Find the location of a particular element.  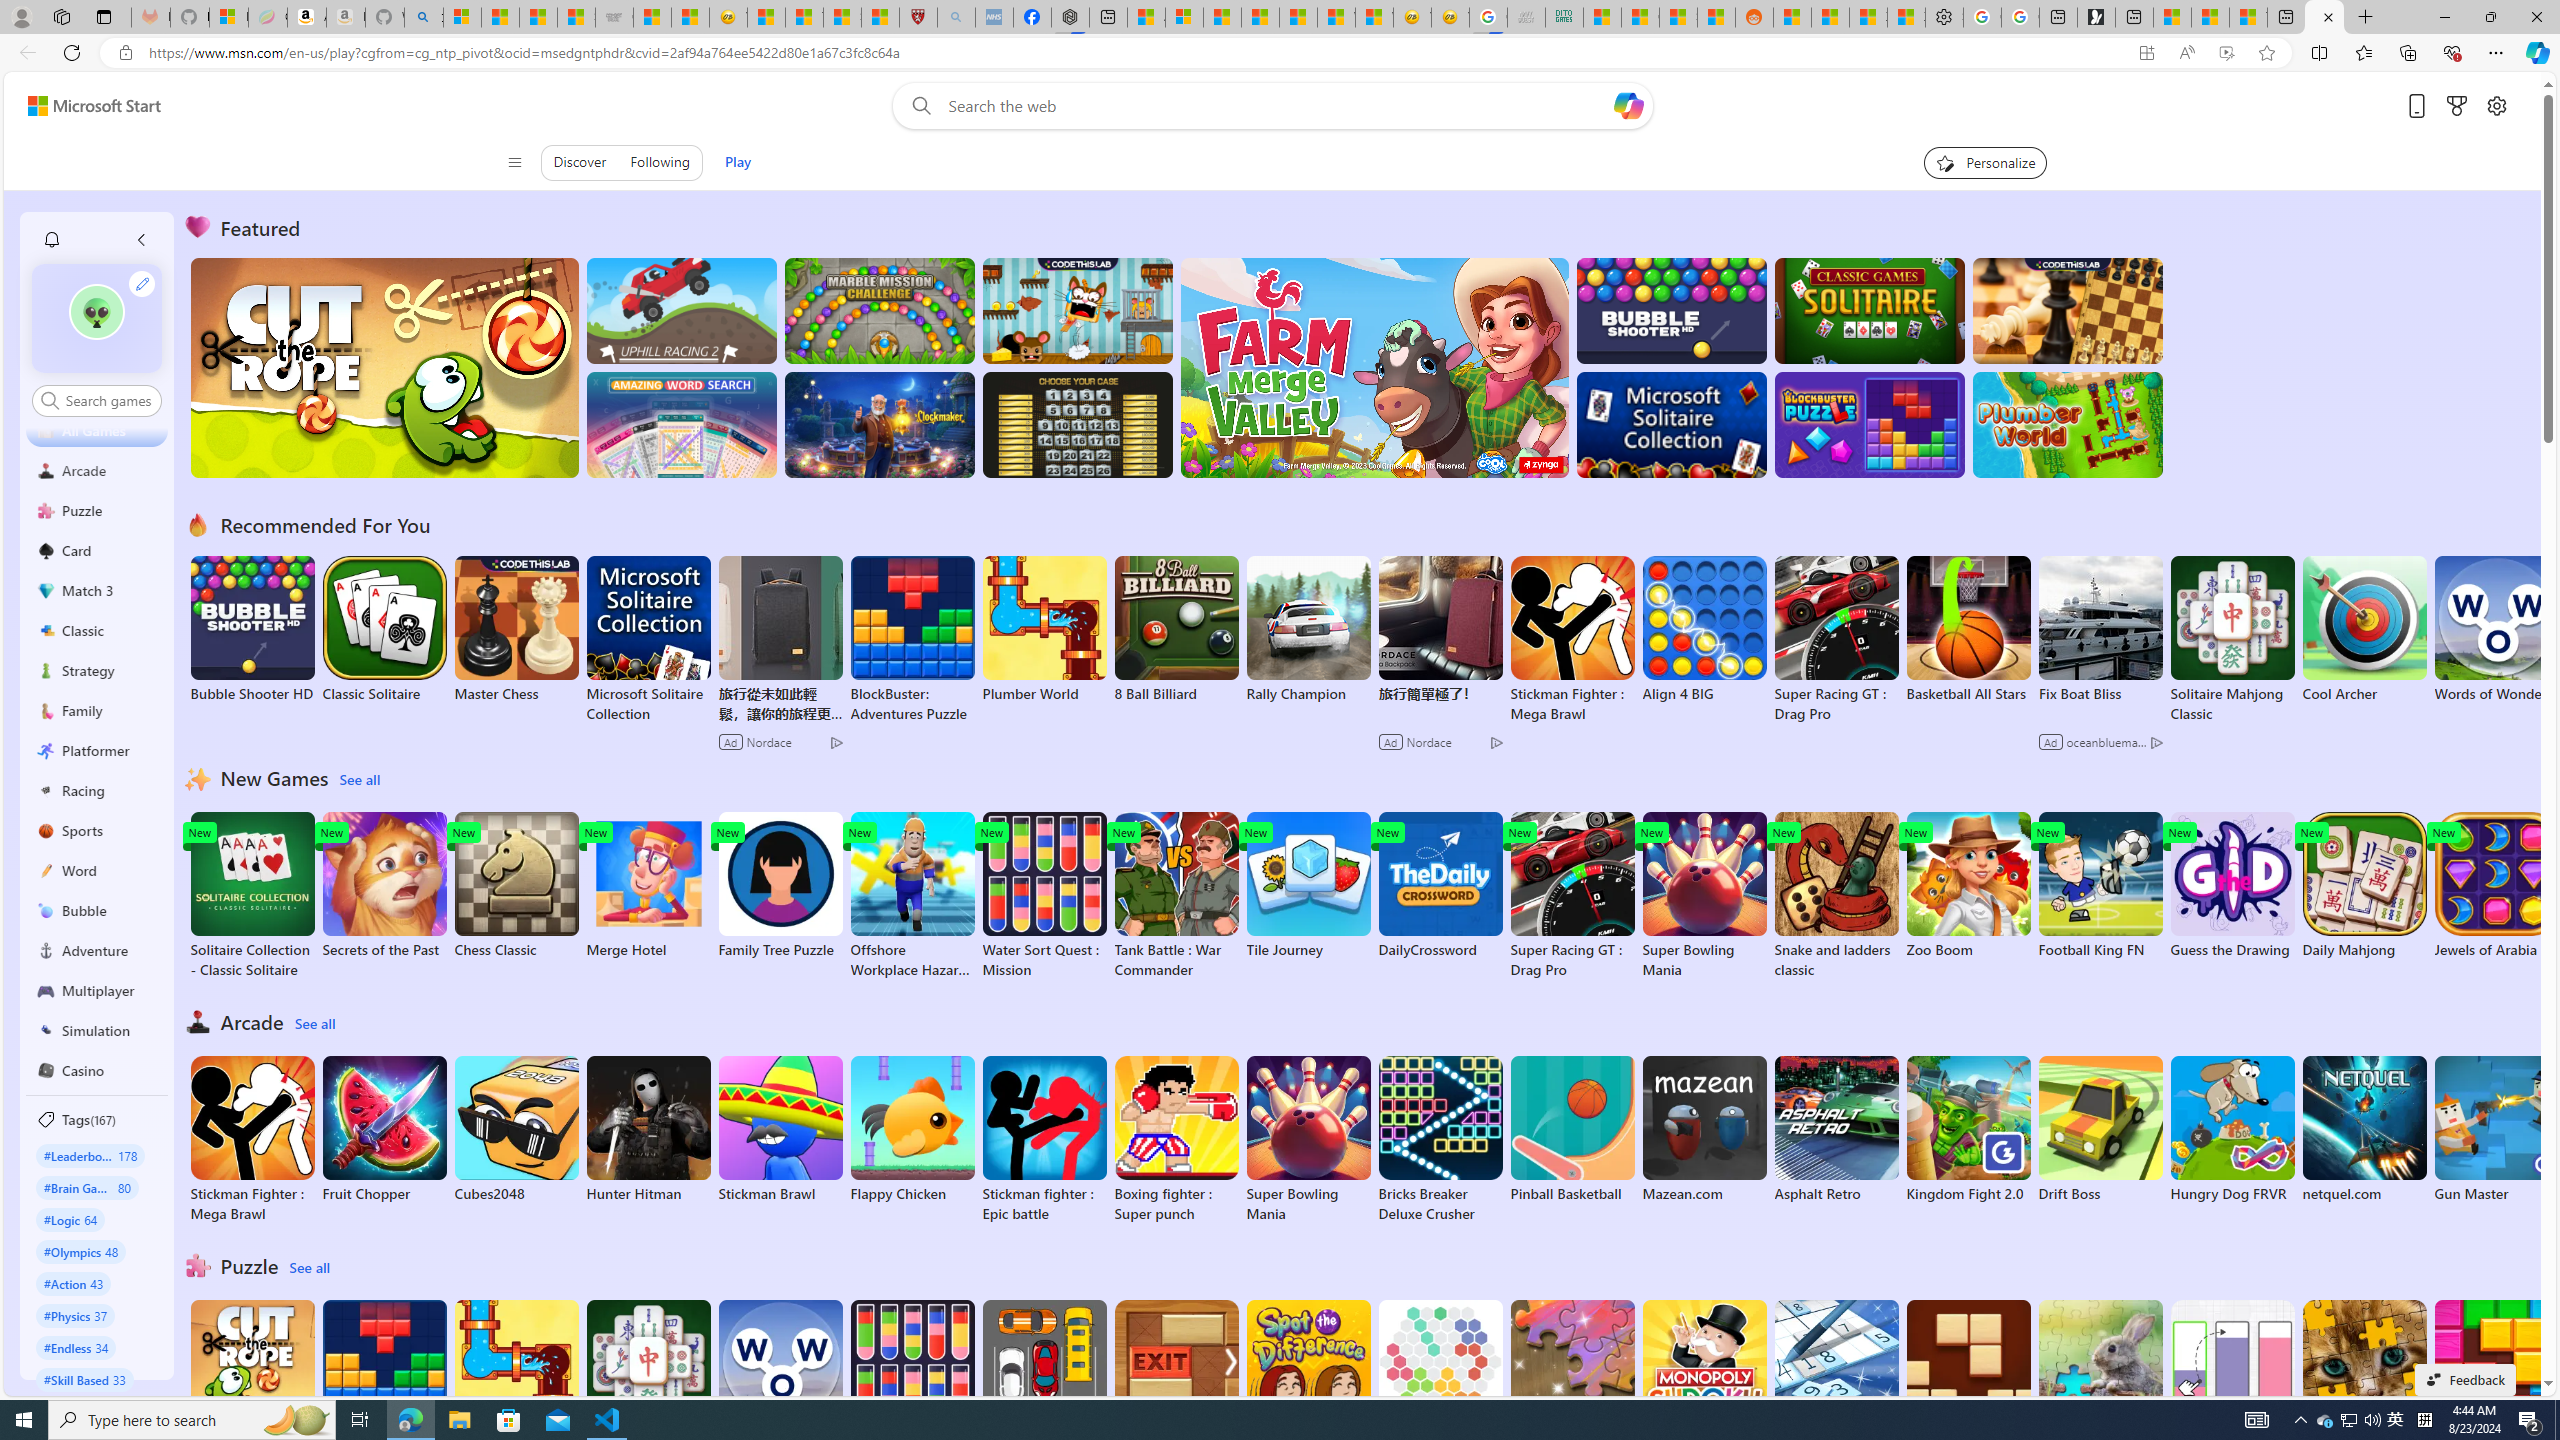

'Class: search-icon' is located at coordinates (48, 399).